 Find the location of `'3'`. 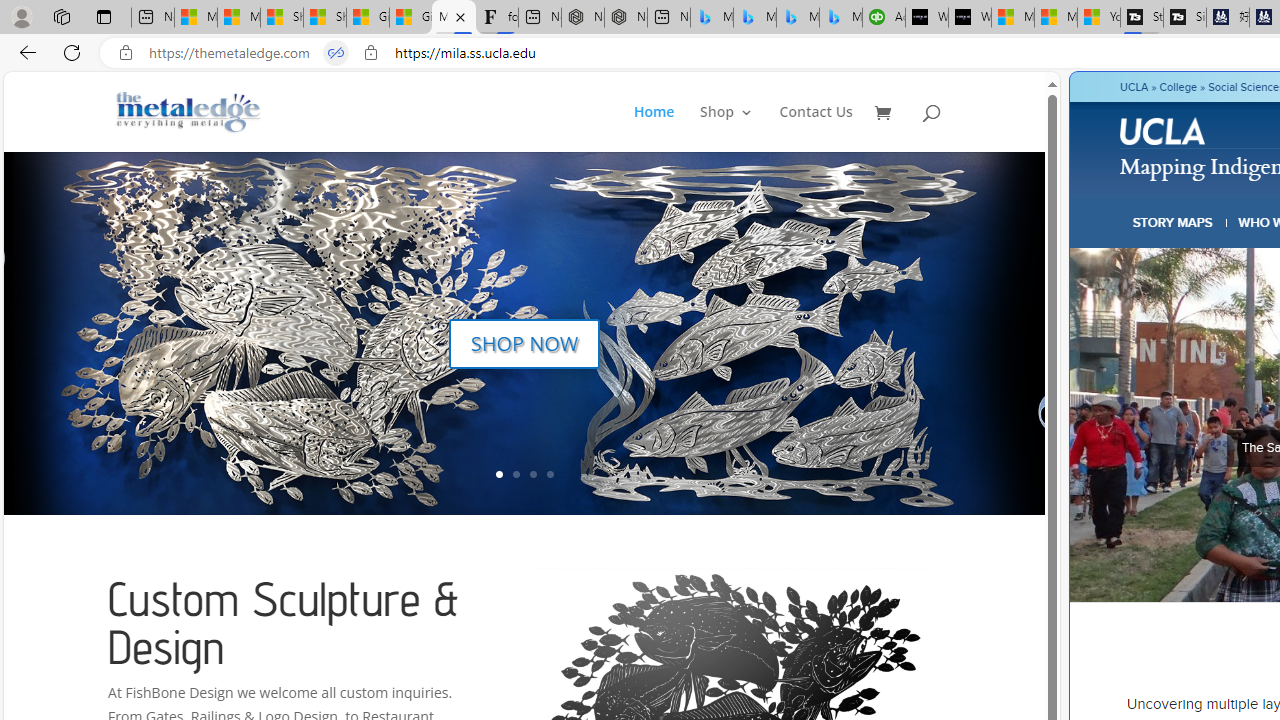

'3' is located at coordinates (533, 474).